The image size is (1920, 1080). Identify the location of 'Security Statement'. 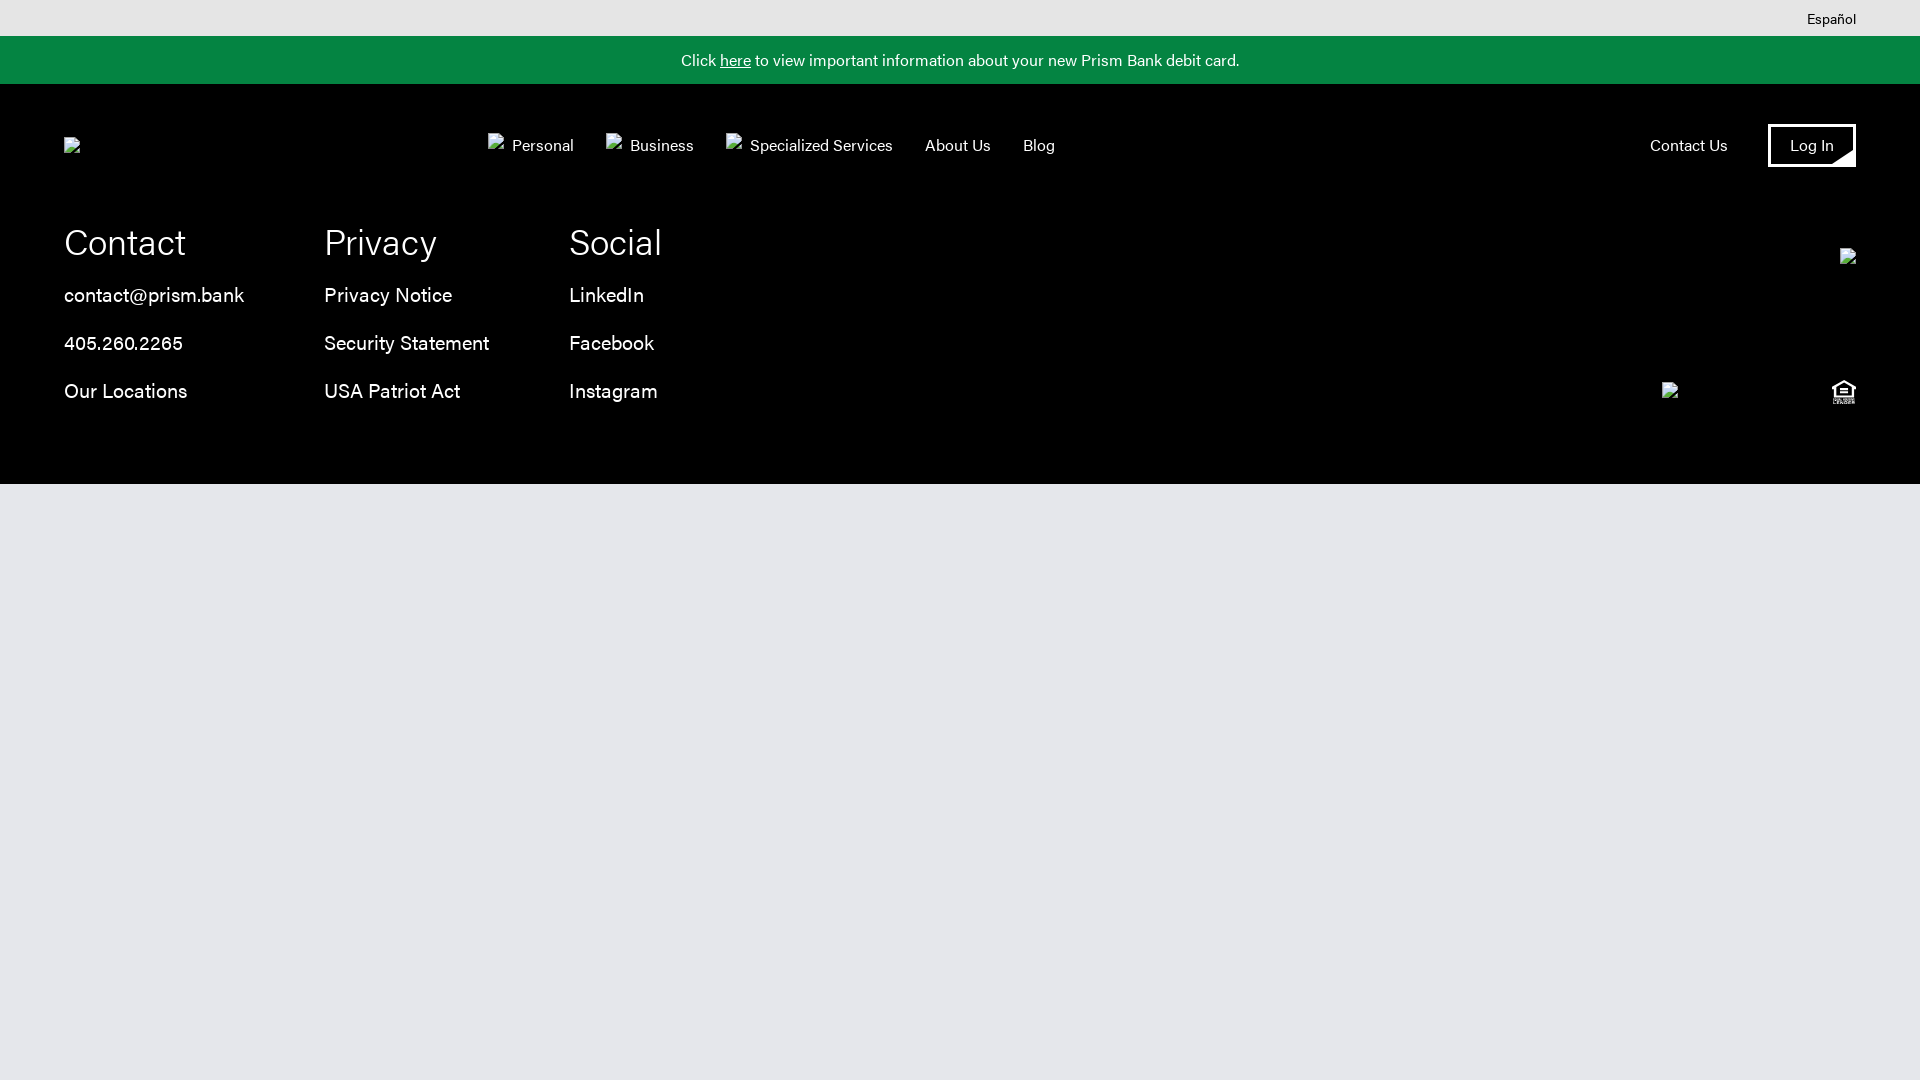
(405, 340).